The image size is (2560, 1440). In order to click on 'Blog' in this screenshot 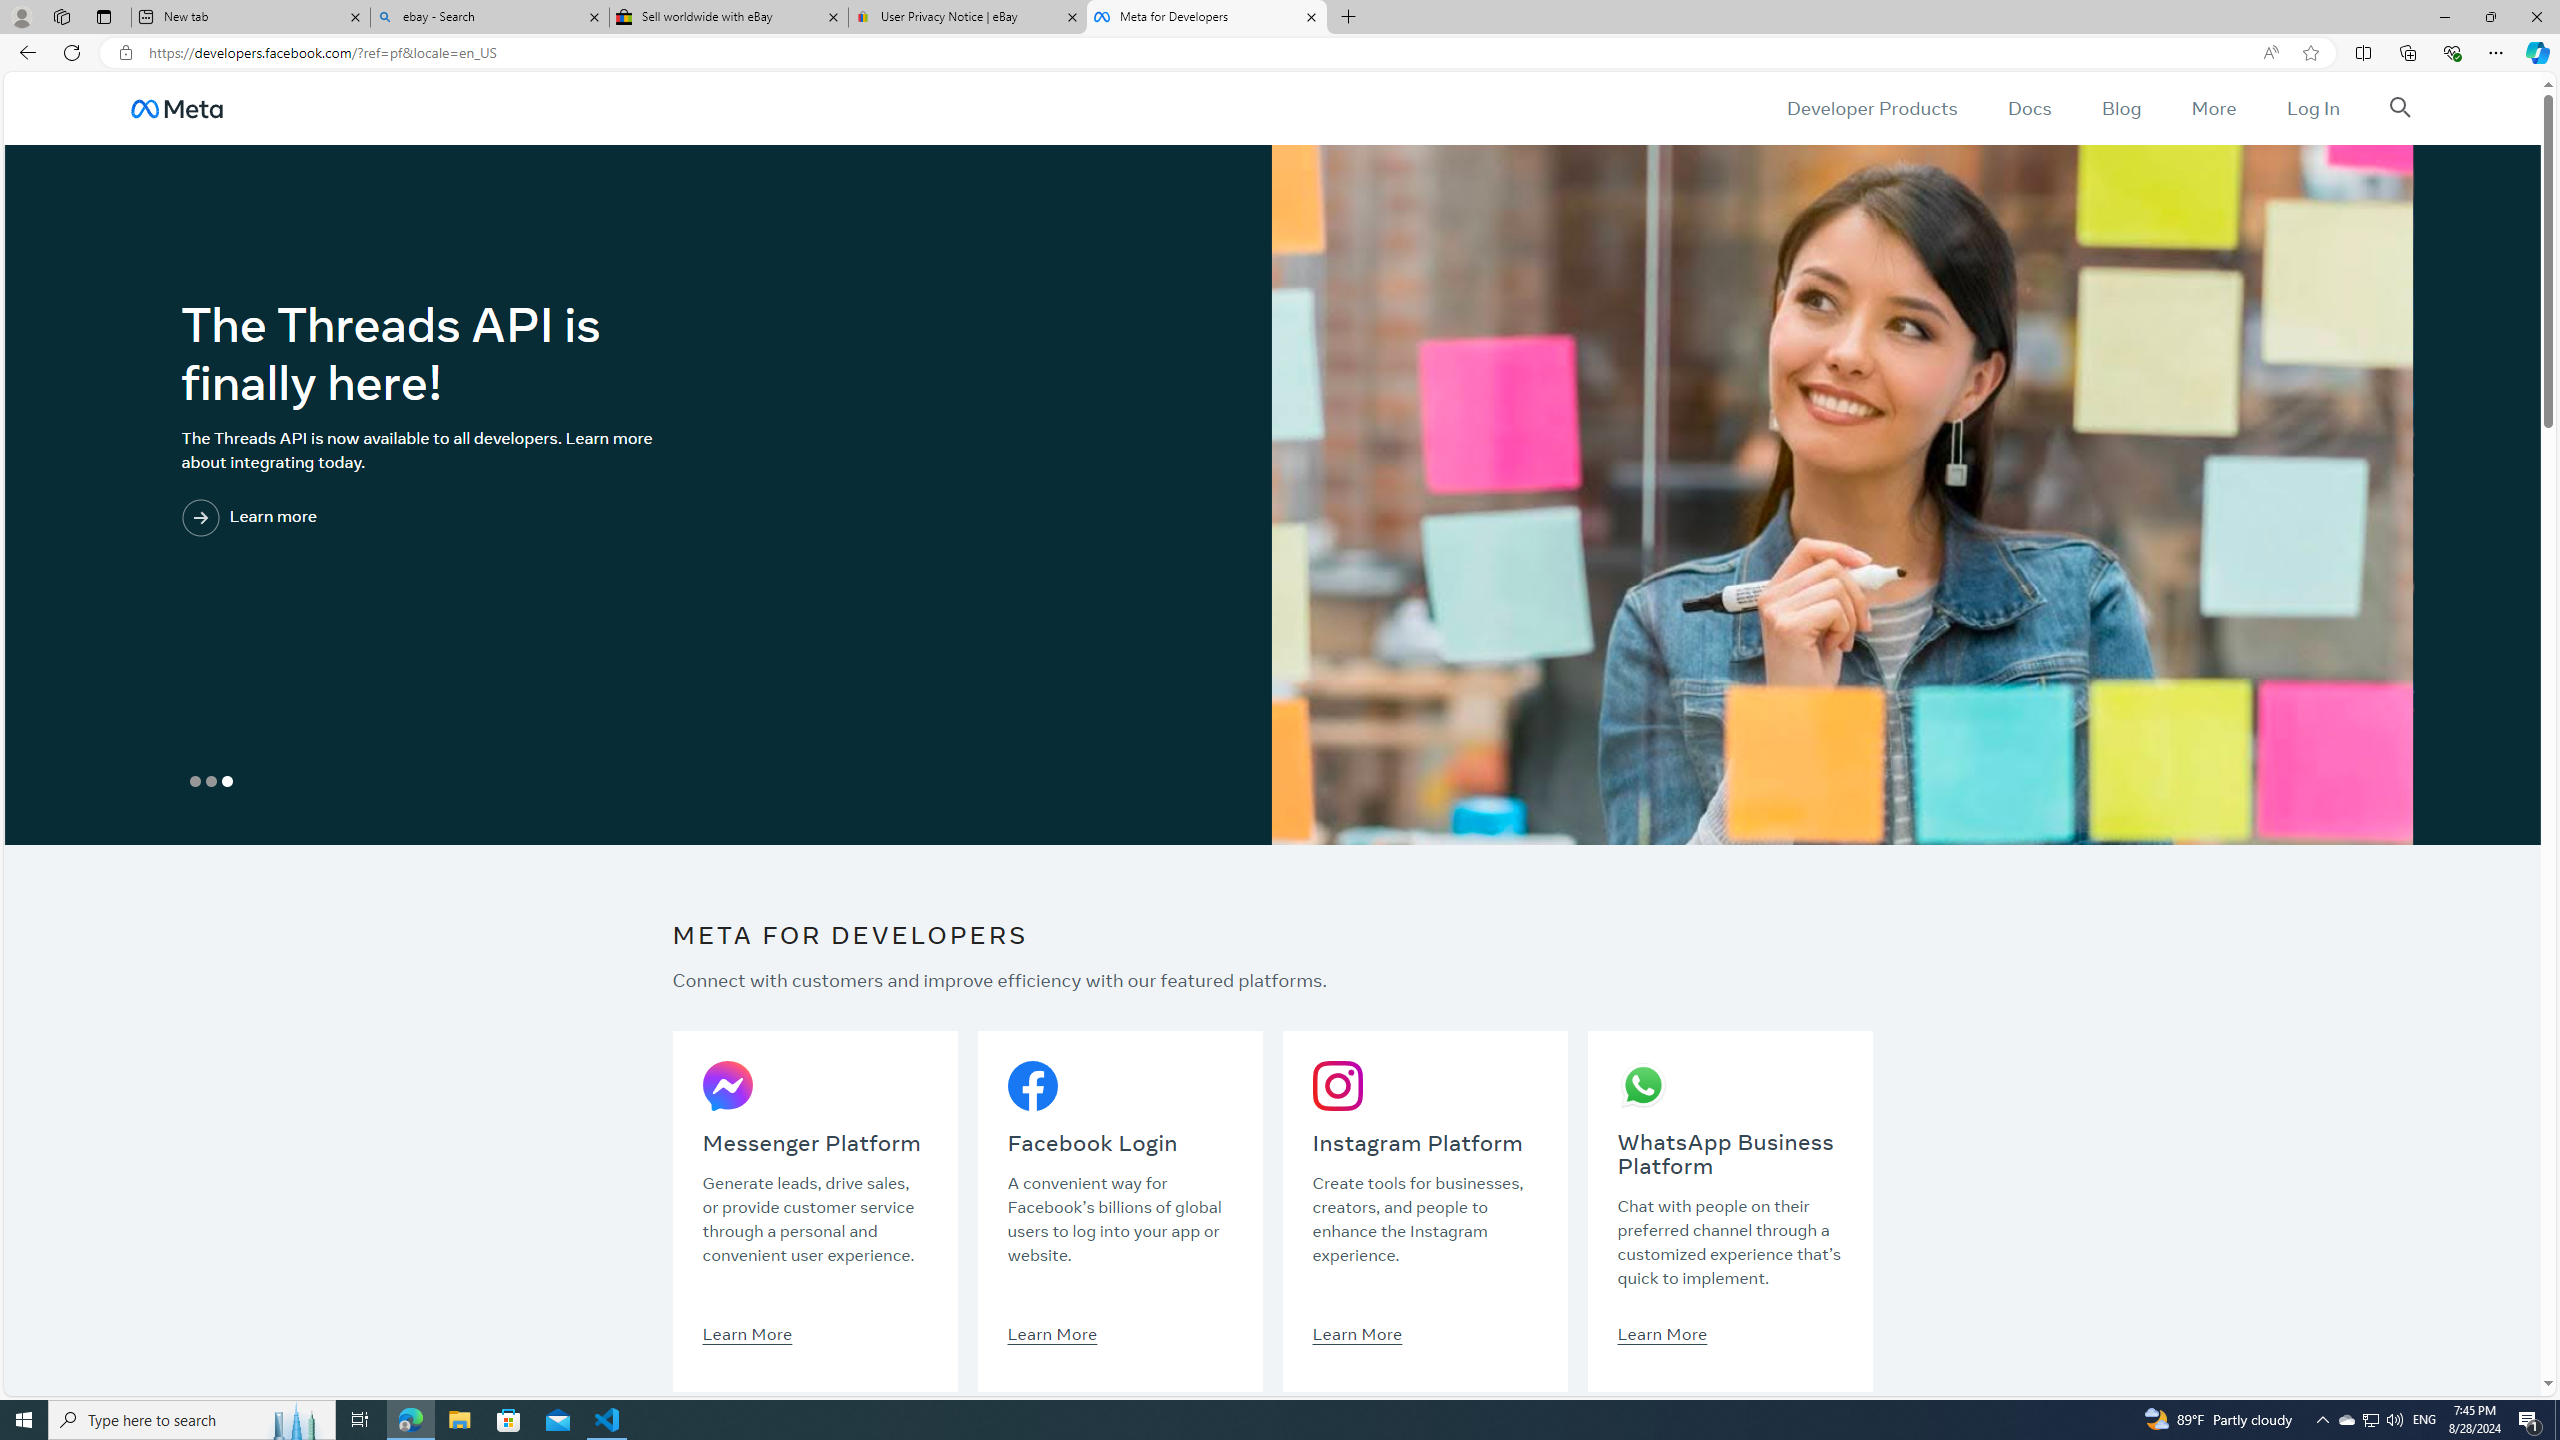, I will do `click(2119, 107)`.